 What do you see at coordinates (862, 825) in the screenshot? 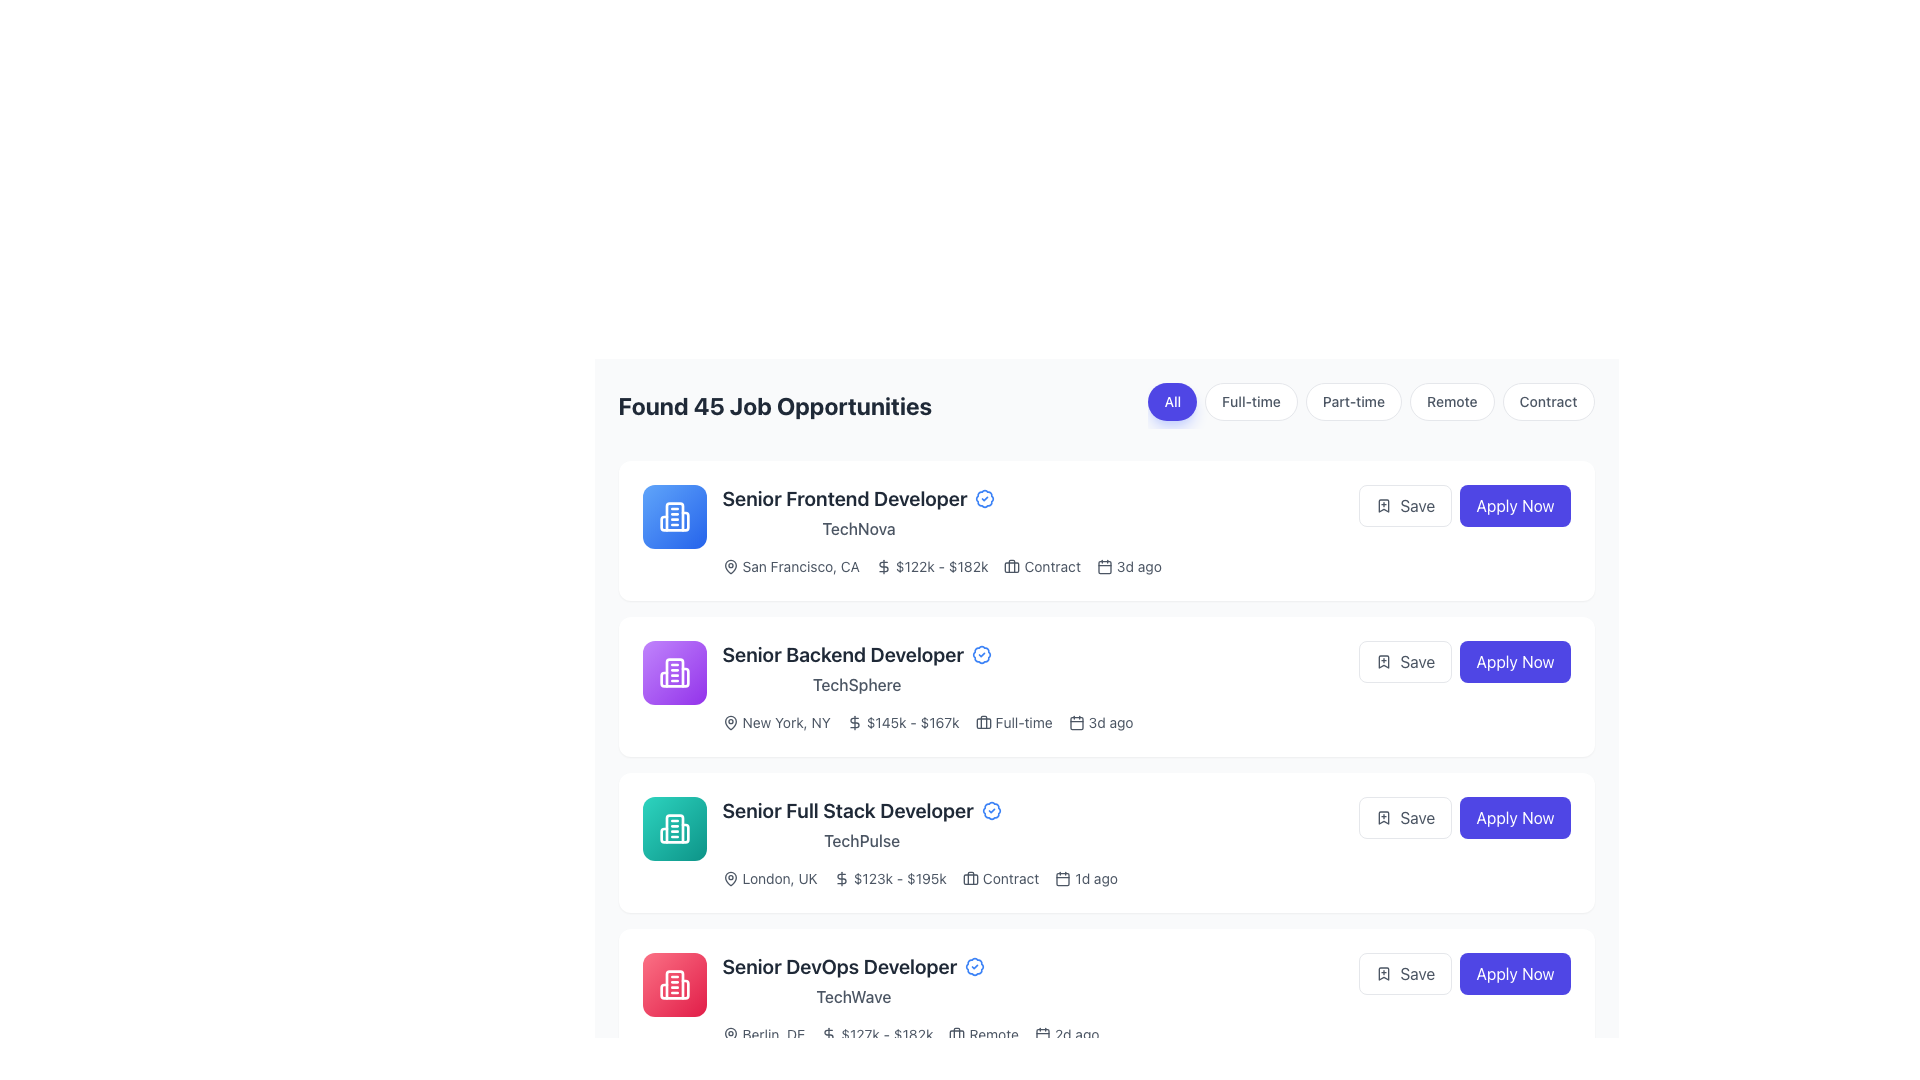
I see `the text label that displays 'Senior Full Stack Developer' in a bold font style to interact with the job listing` at bounding box center [862, 825].